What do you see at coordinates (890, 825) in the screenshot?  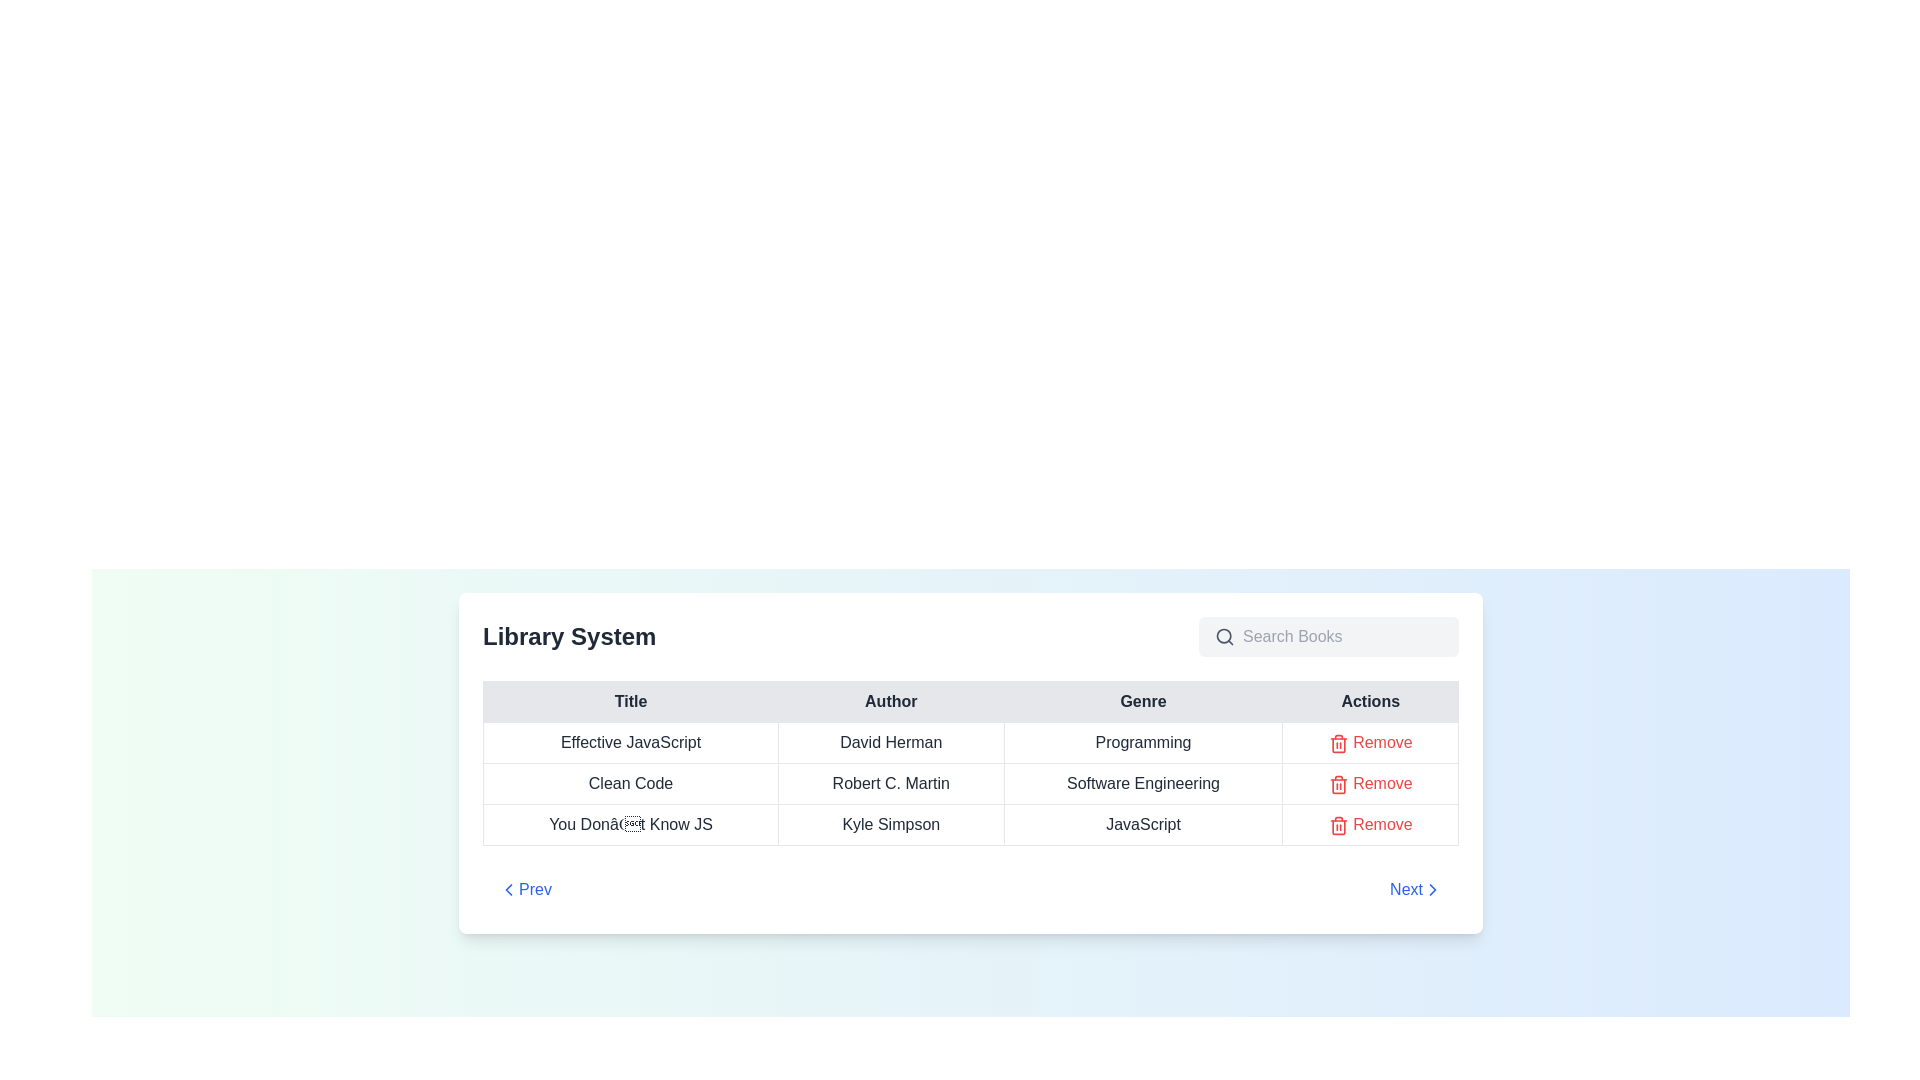 I see `the text label displaying 'Kyle Simpson' located in the second column under the 'Author' header, corresponding to the book 'You Don’t Know JS'` at bounding box center [890, 825].